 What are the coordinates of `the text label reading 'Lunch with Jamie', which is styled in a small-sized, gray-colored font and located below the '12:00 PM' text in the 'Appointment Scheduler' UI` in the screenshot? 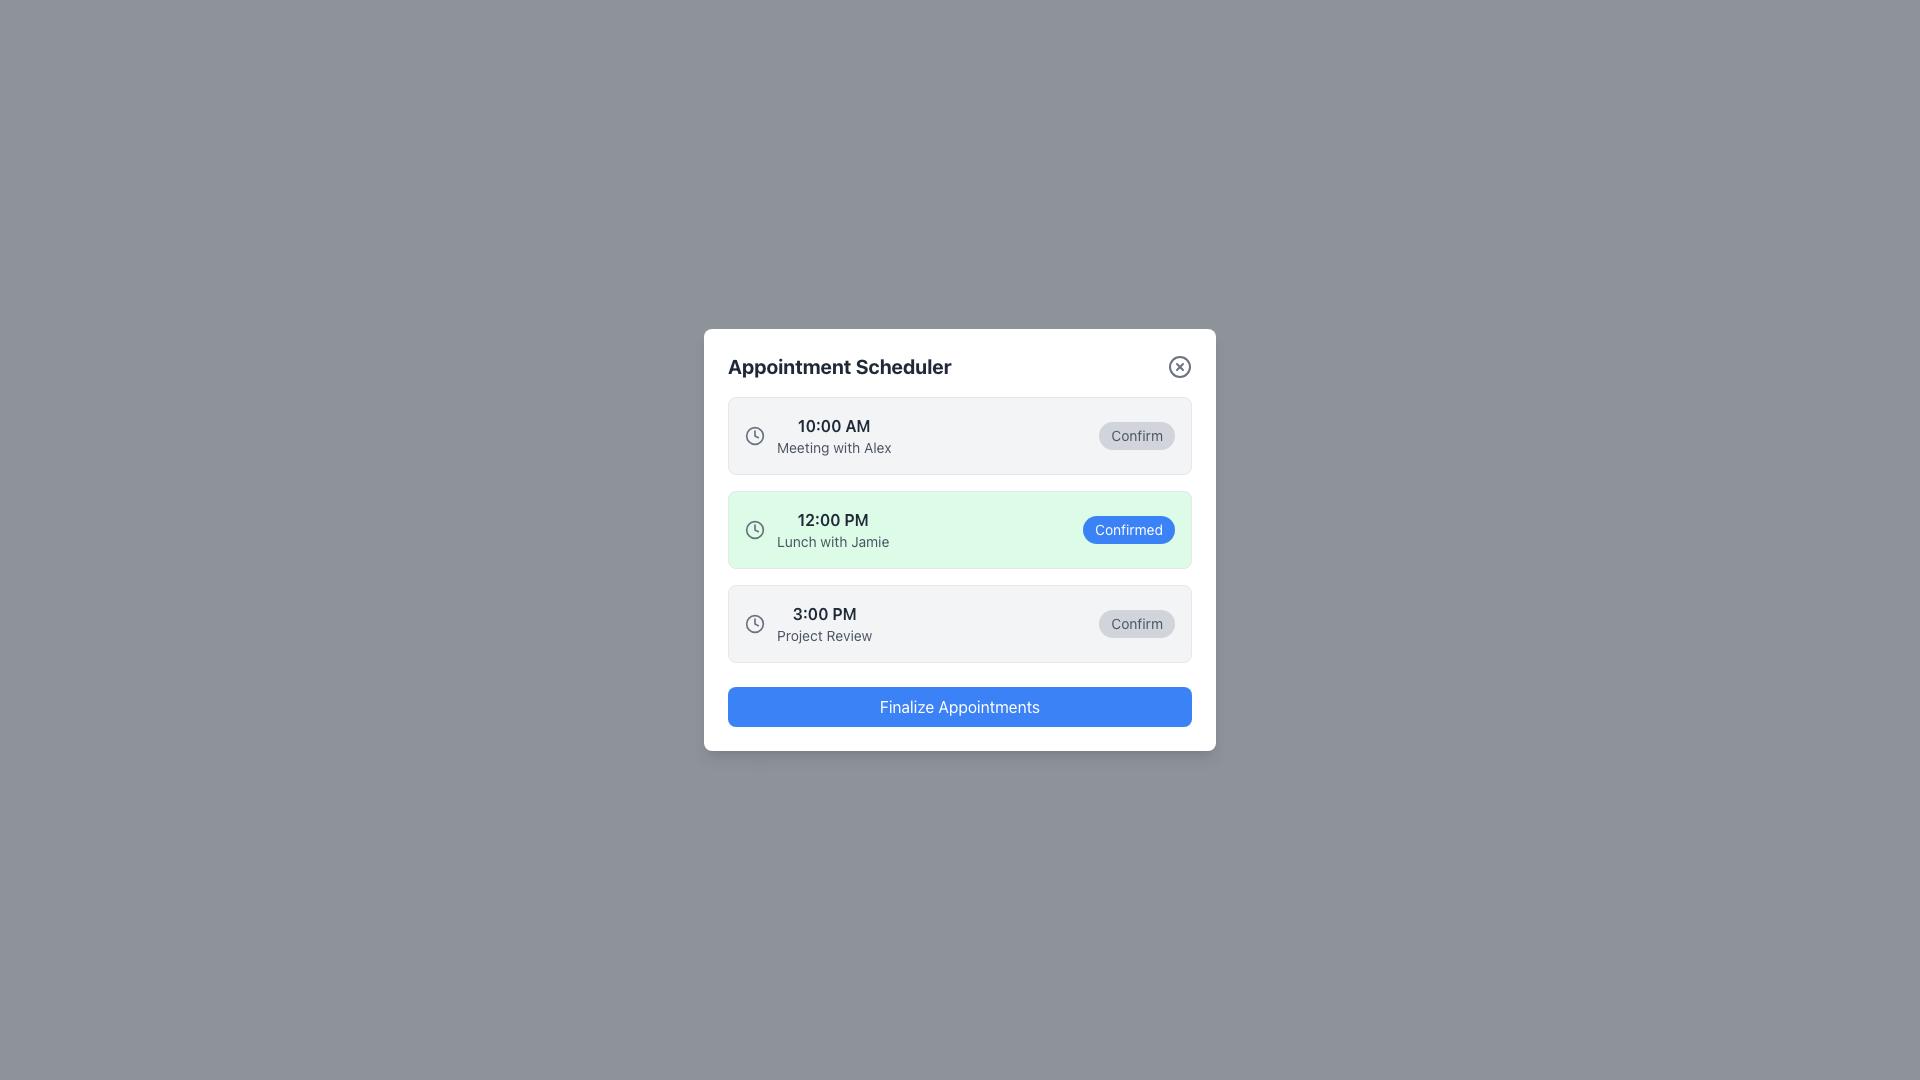 It's located at (833, 542).